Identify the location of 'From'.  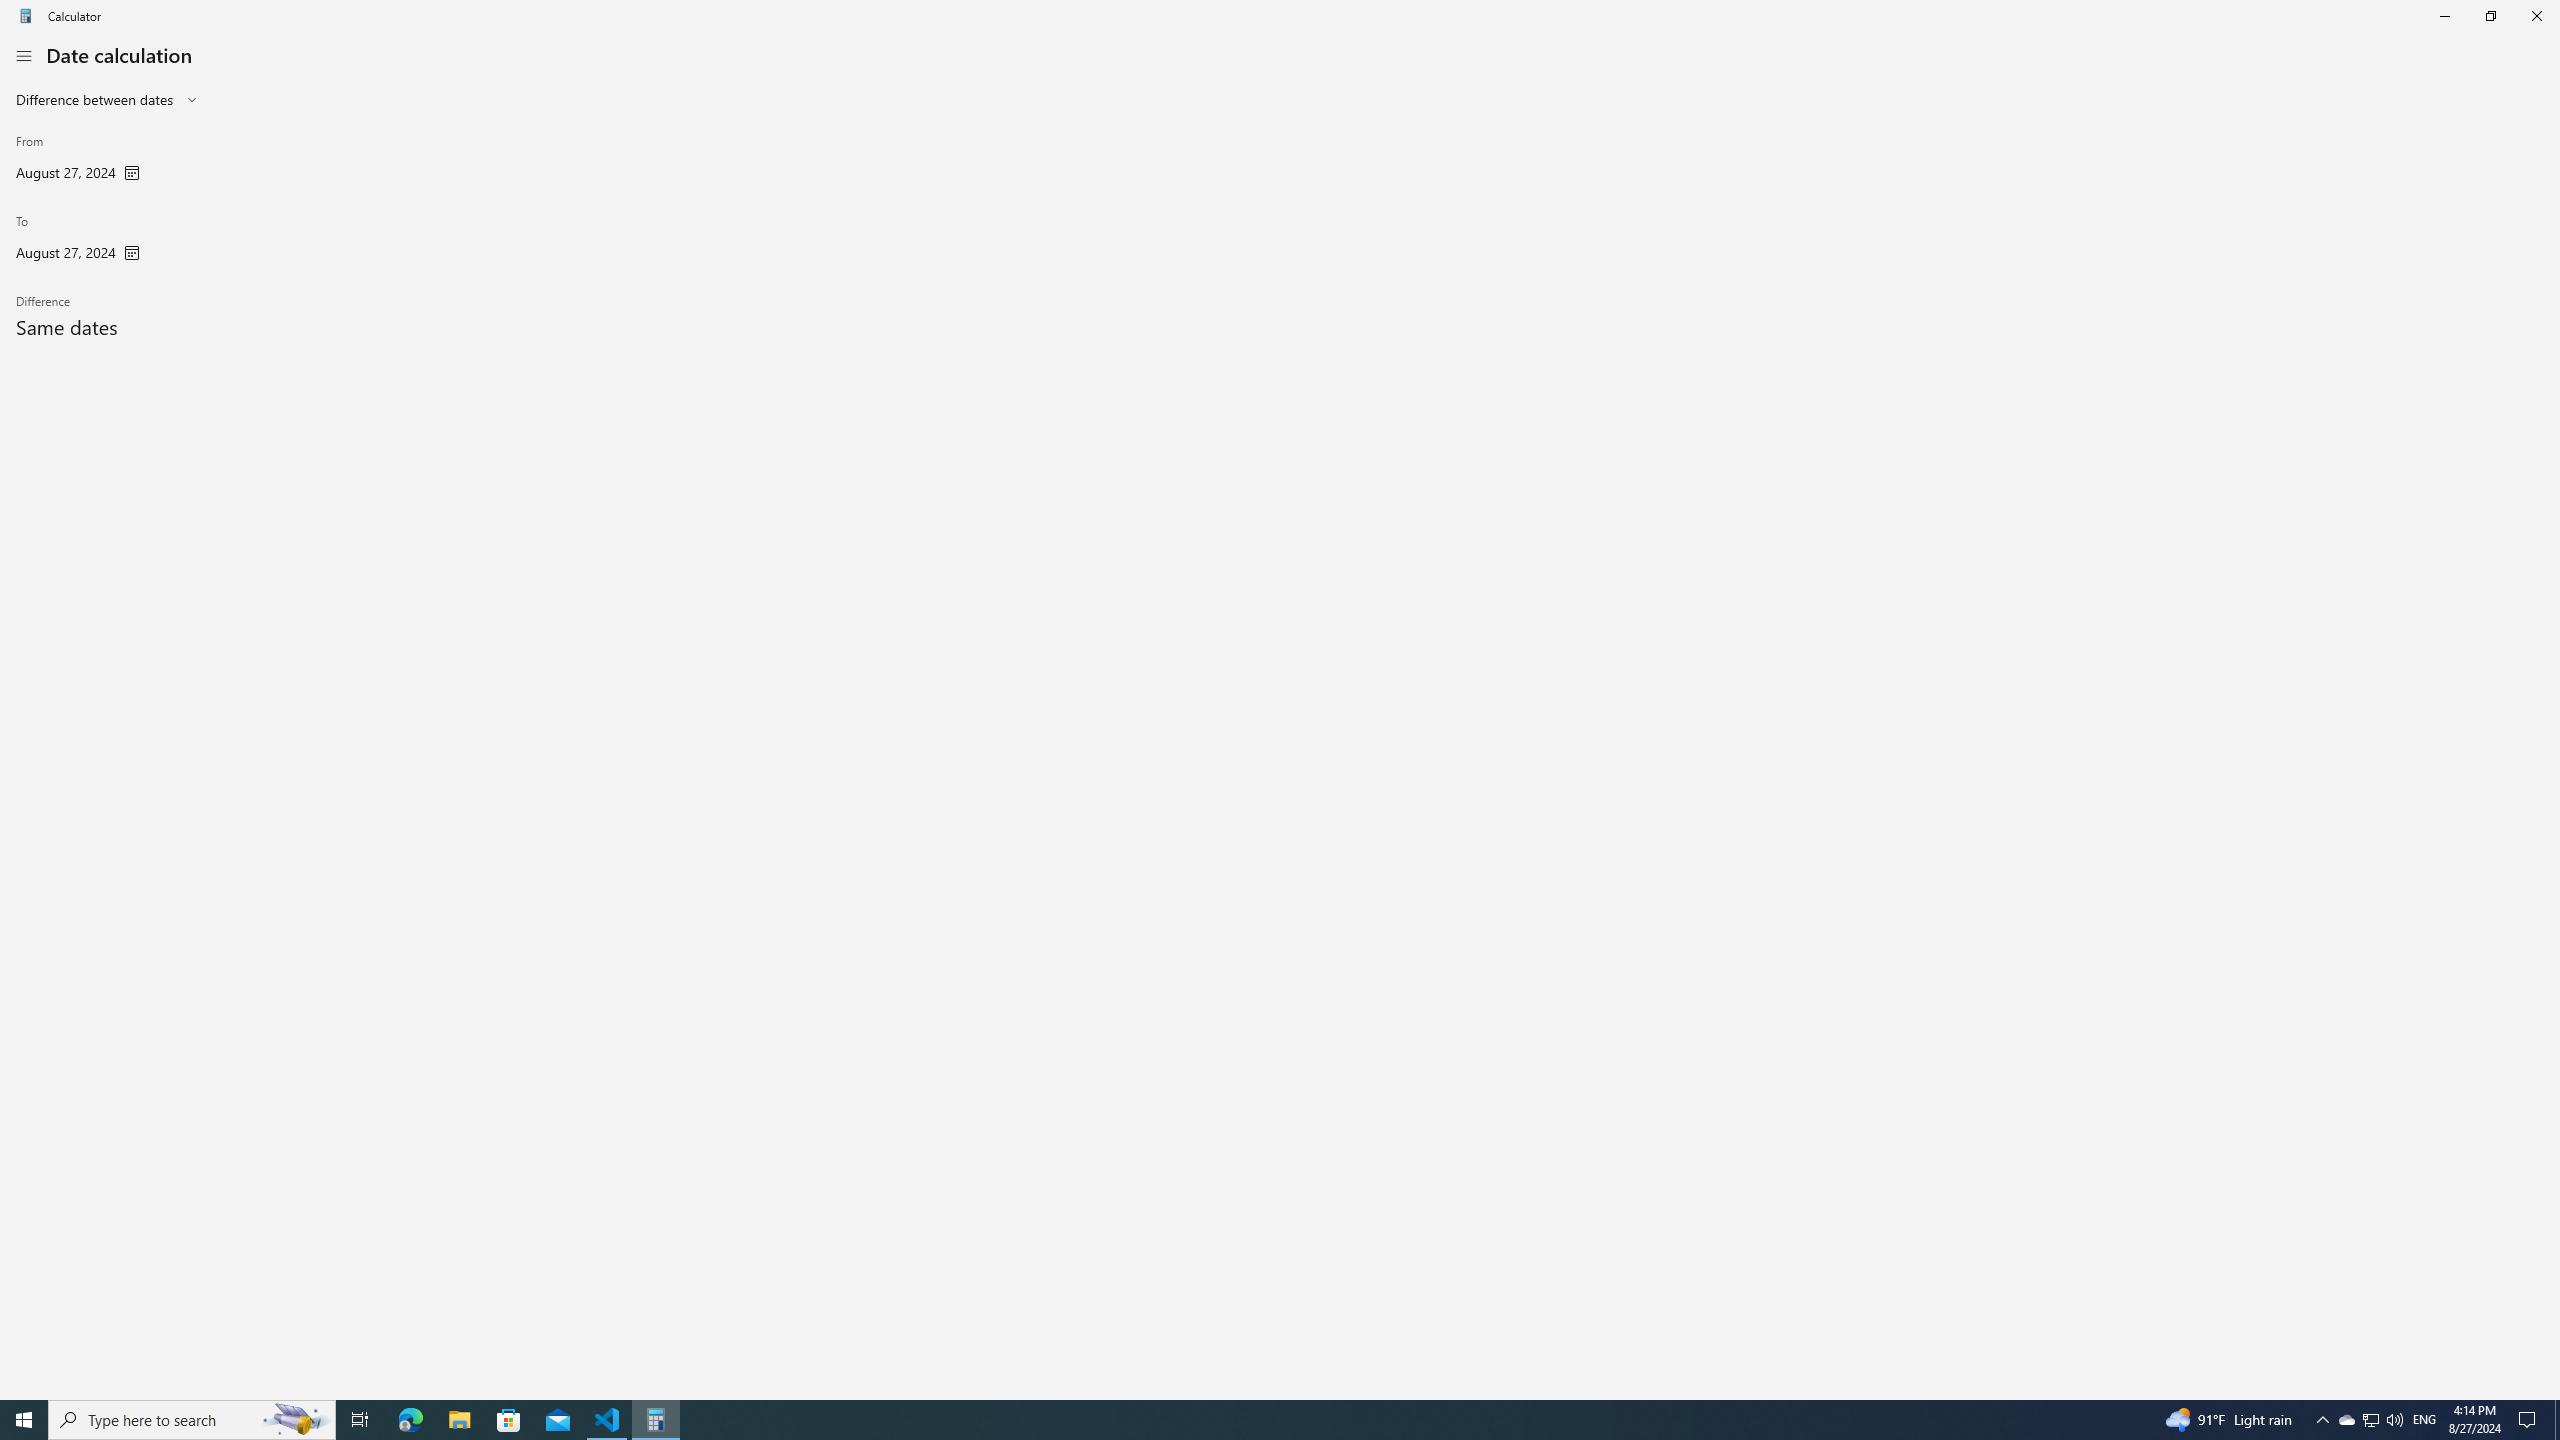
(77, 160).